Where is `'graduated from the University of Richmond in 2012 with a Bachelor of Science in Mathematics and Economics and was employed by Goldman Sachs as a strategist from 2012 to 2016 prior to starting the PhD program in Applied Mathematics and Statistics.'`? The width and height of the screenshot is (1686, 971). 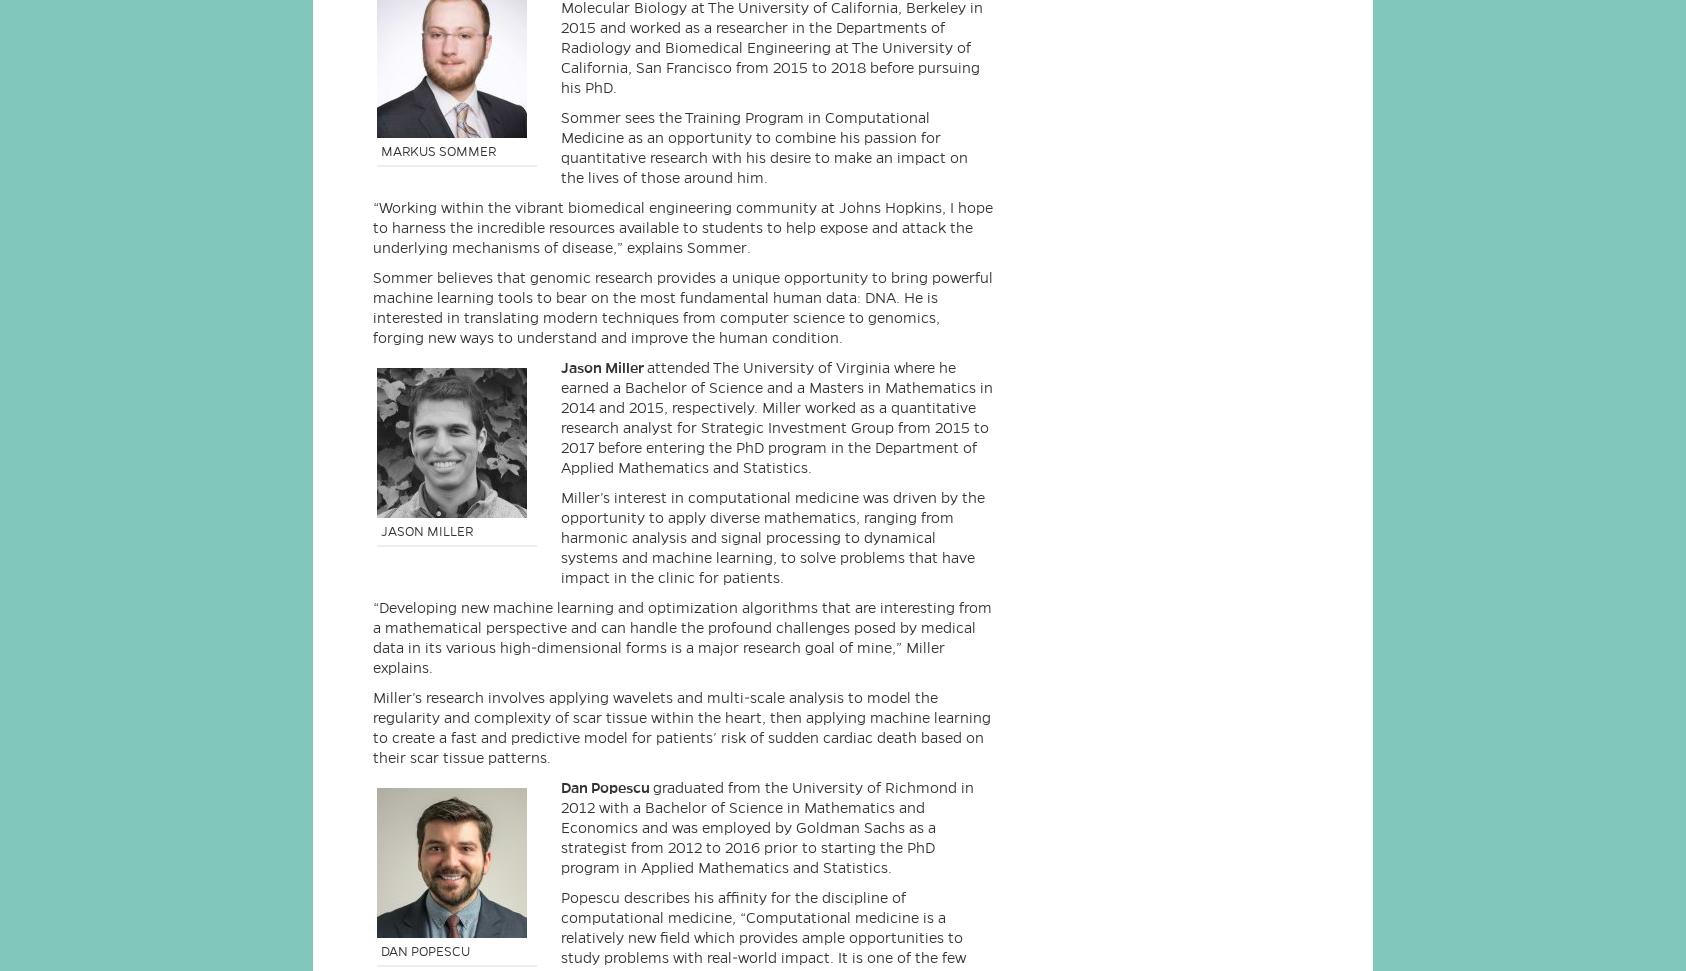 'graduated from the University of Richmond in 2012 with a Bachelor of Science in Mathematics and Economics and was employed by Goldman Sachs as a strategist from 2012 to 2016 prior to starting the PhD program in Applied Mathematics and Statistics.' is located at coordinates (767, 826).